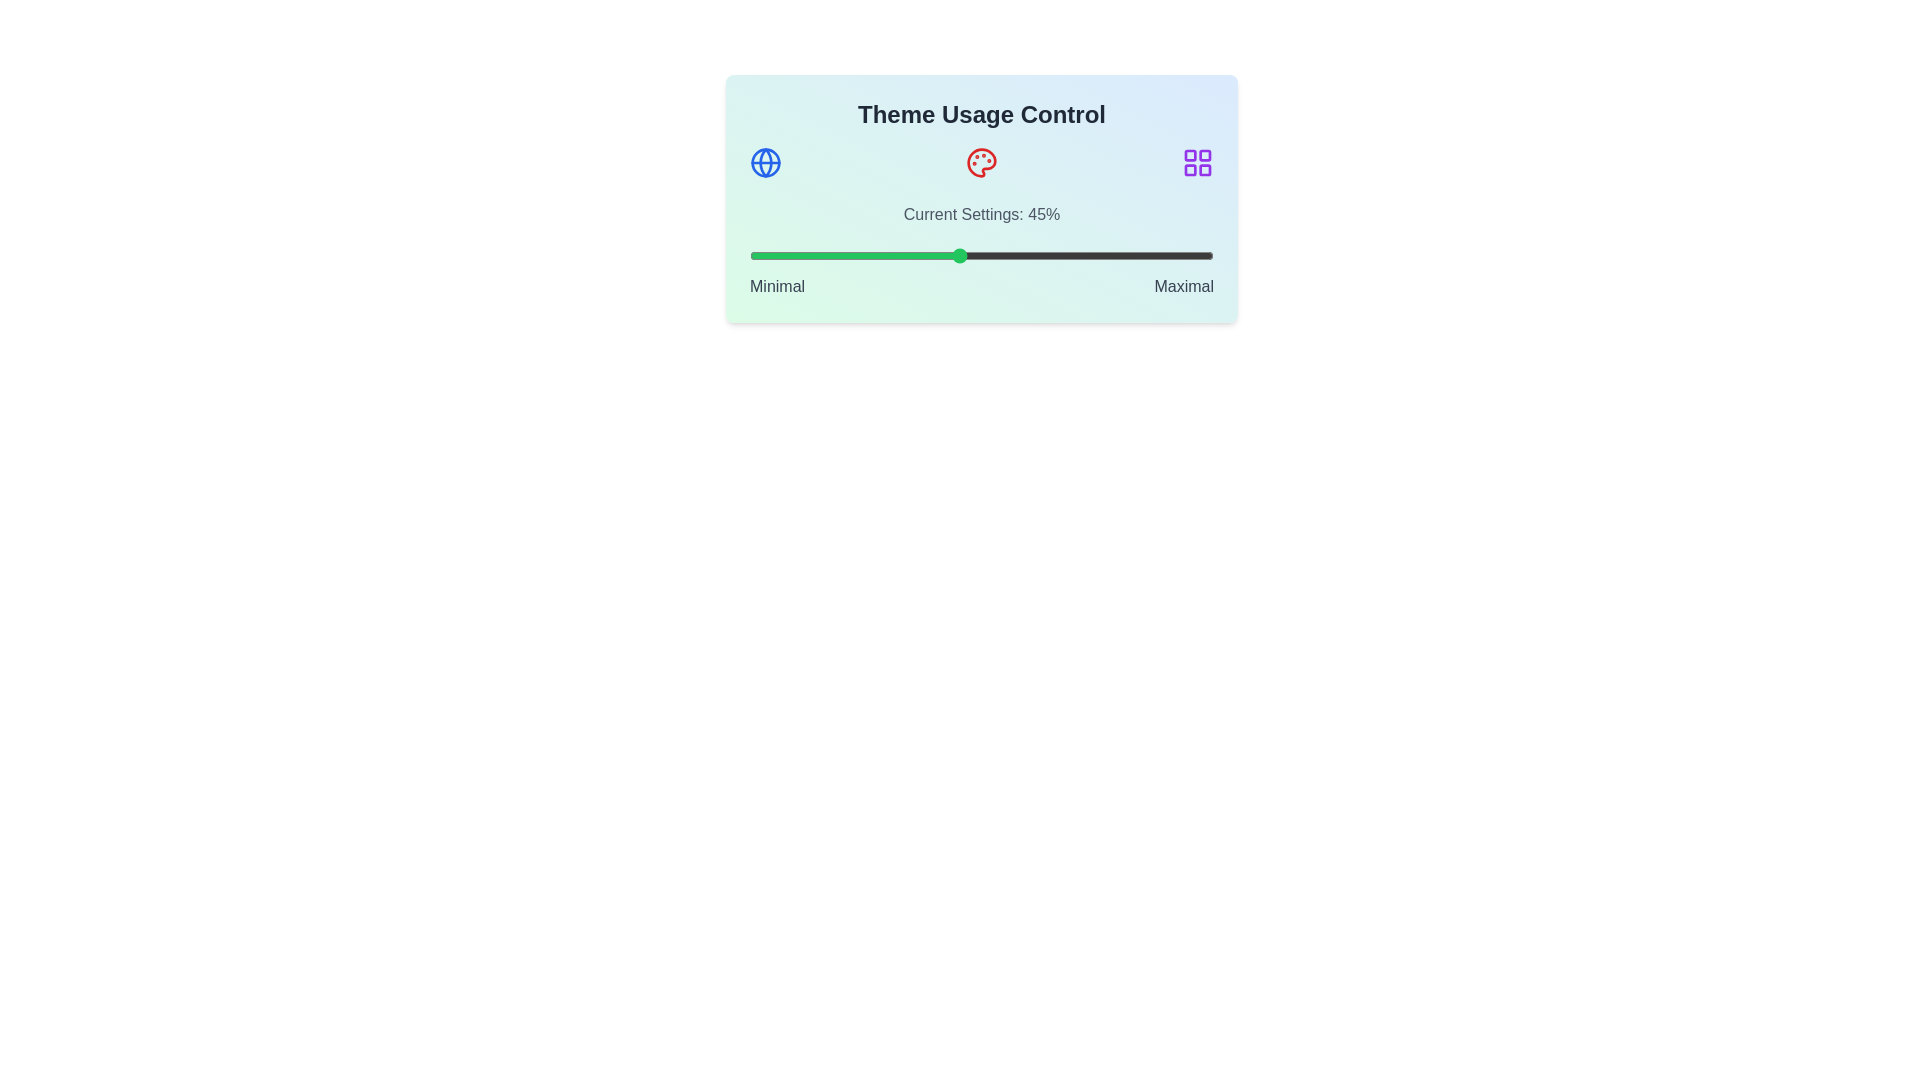  What do you see at coordinates (982, 254) in the screenshot?
I see `the slider to trigger feedback or tooltip` at bounding box center [982, 254].